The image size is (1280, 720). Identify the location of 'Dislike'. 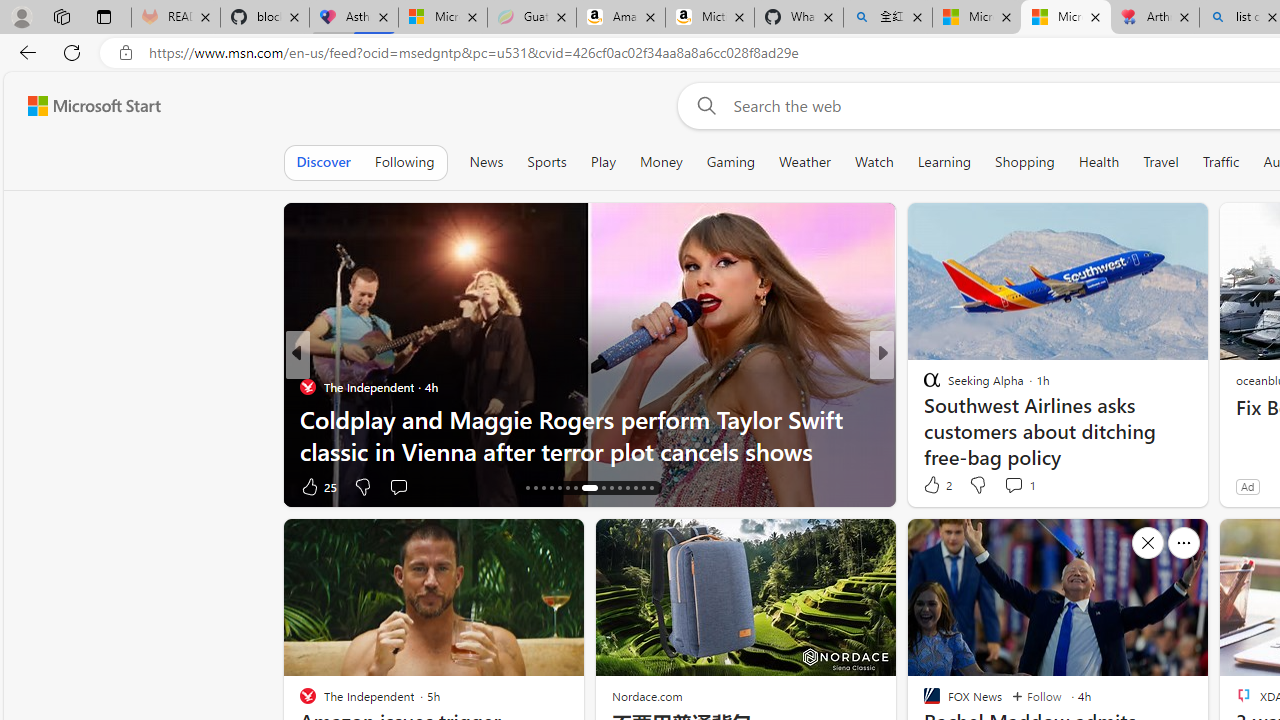
(977, 484).